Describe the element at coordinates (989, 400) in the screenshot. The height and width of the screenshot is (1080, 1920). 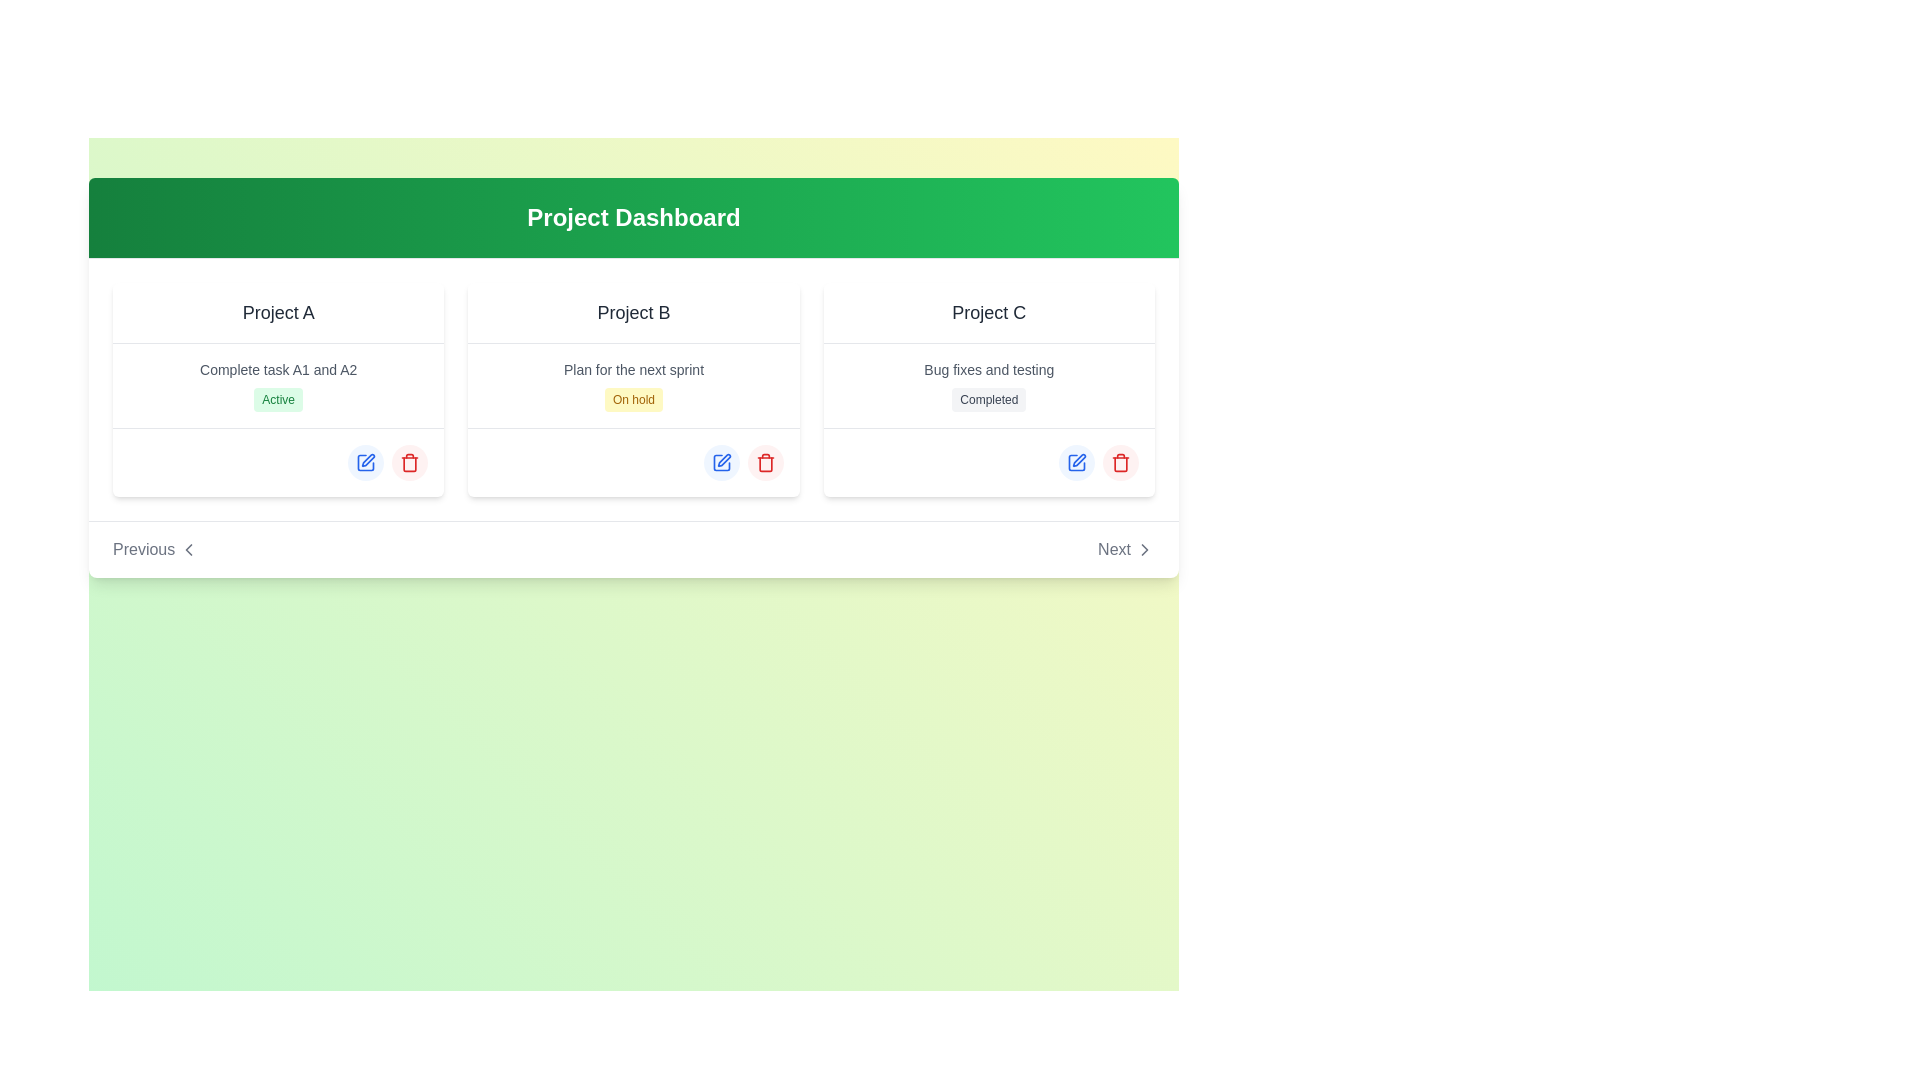
I see `the Status label with the text 'Completed', which is a small pill-shaped label located below 'Bug fixes and testing' in the 'Project C' section` at that location.